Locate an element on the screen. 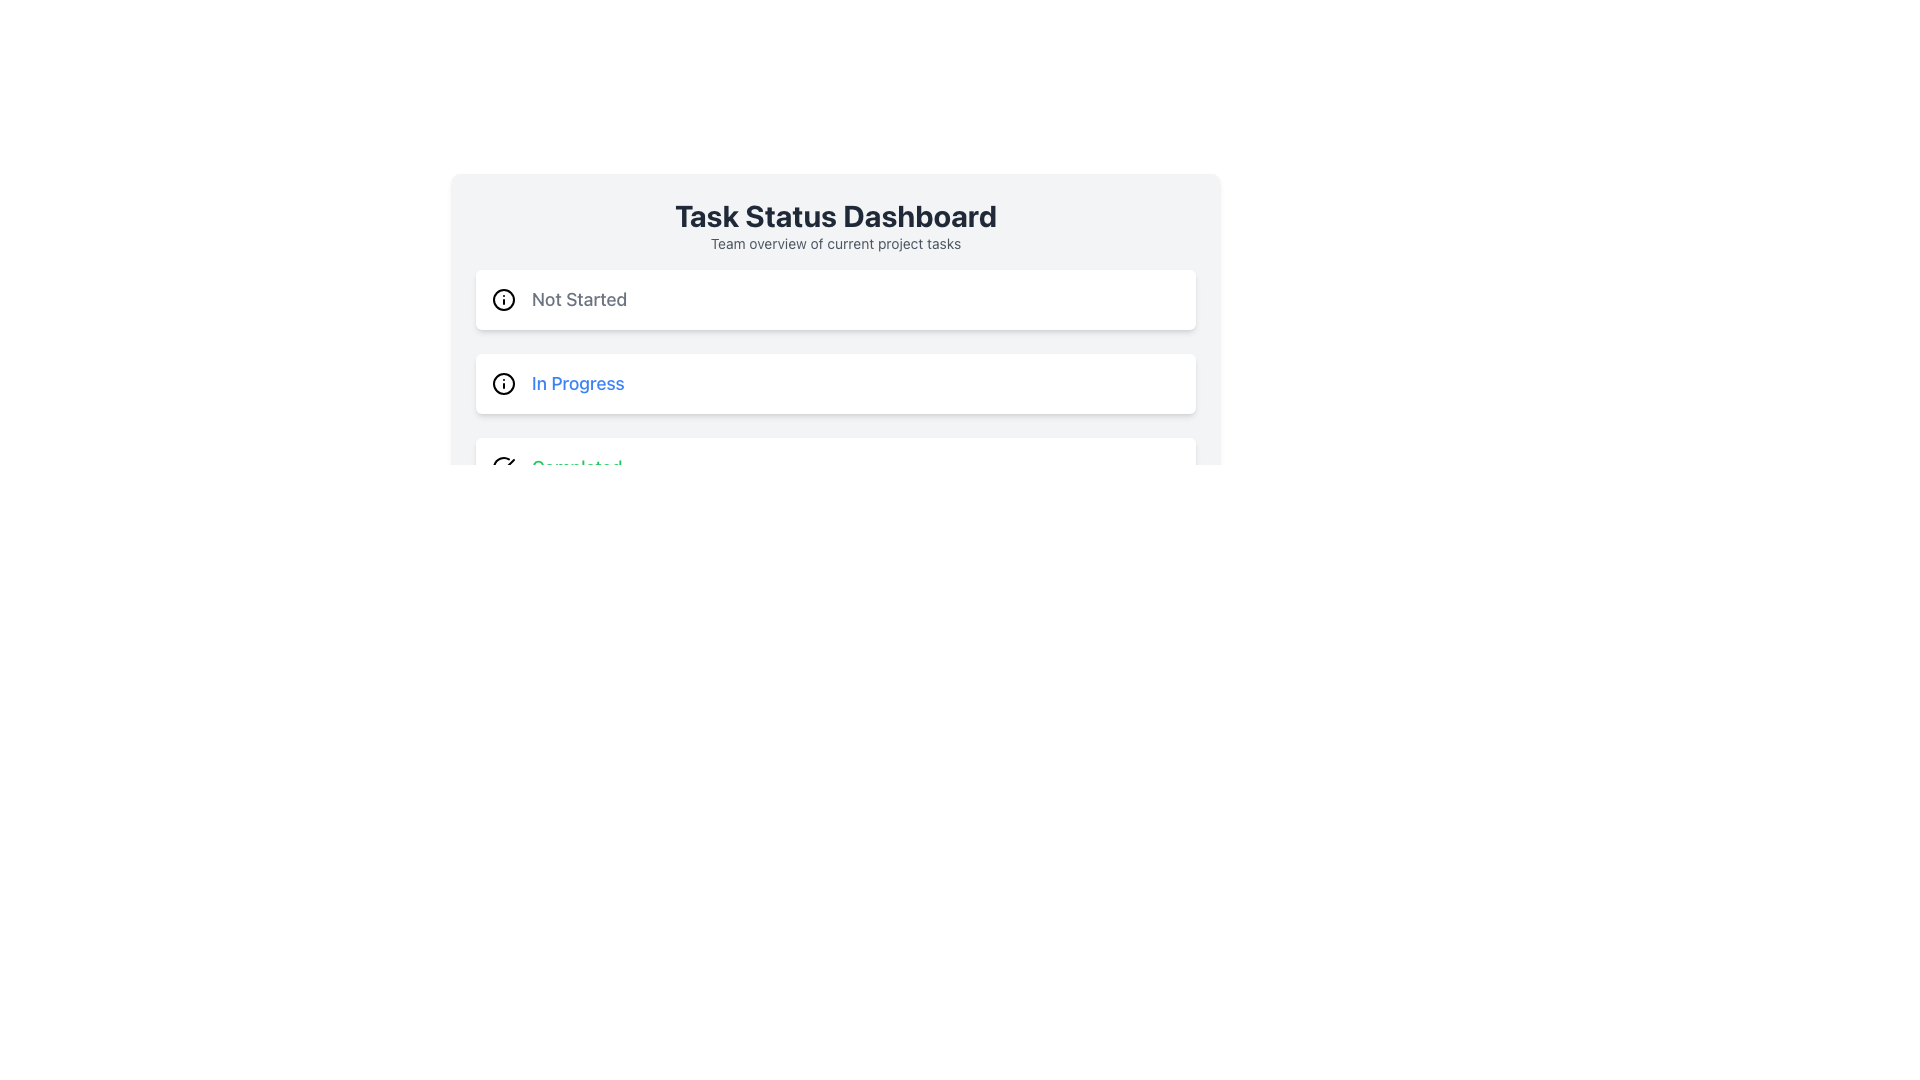  the icon that symbolizes a canceled or removed state, located adjacent to the 'Cancelled' label is located at coordinates (504, 636).